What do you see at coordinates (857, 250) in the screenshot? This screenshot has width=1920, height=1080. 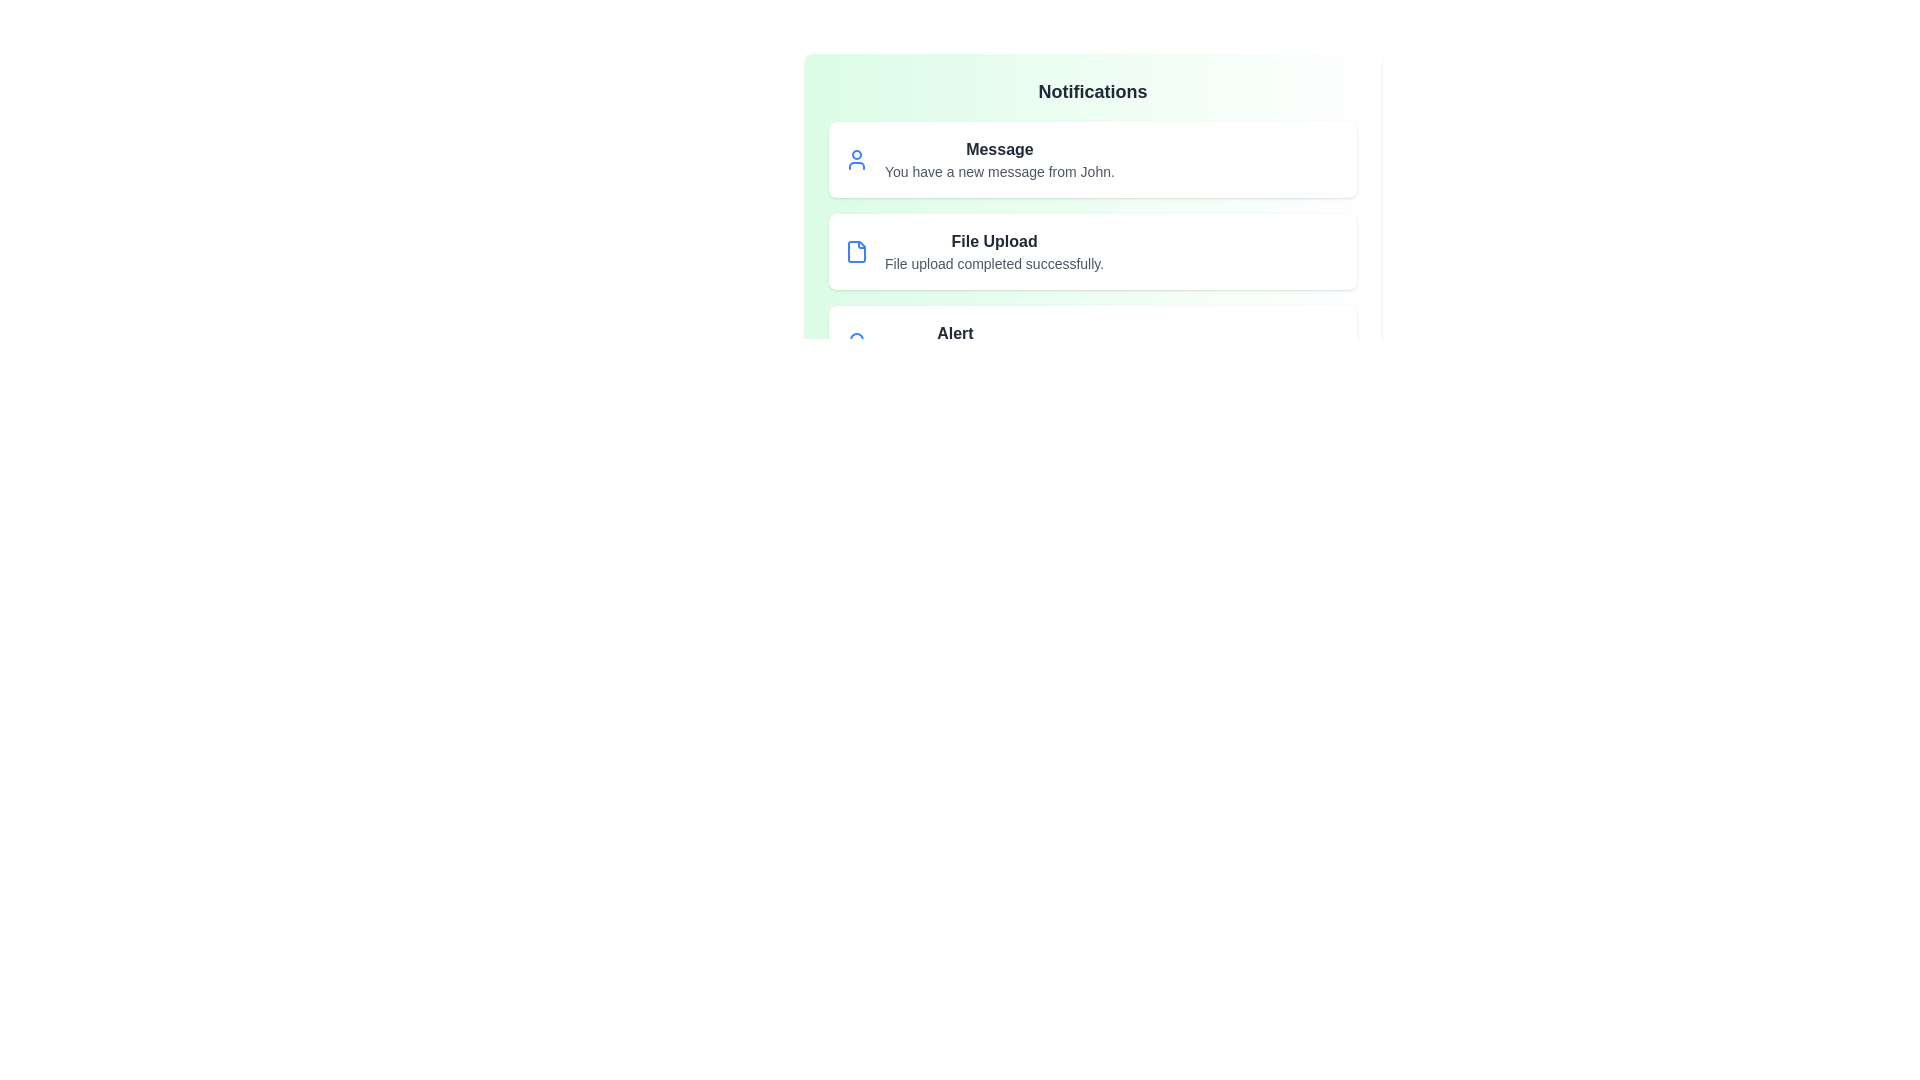 I see `the notification icon for File Upload` at bounding box center [857, 250].